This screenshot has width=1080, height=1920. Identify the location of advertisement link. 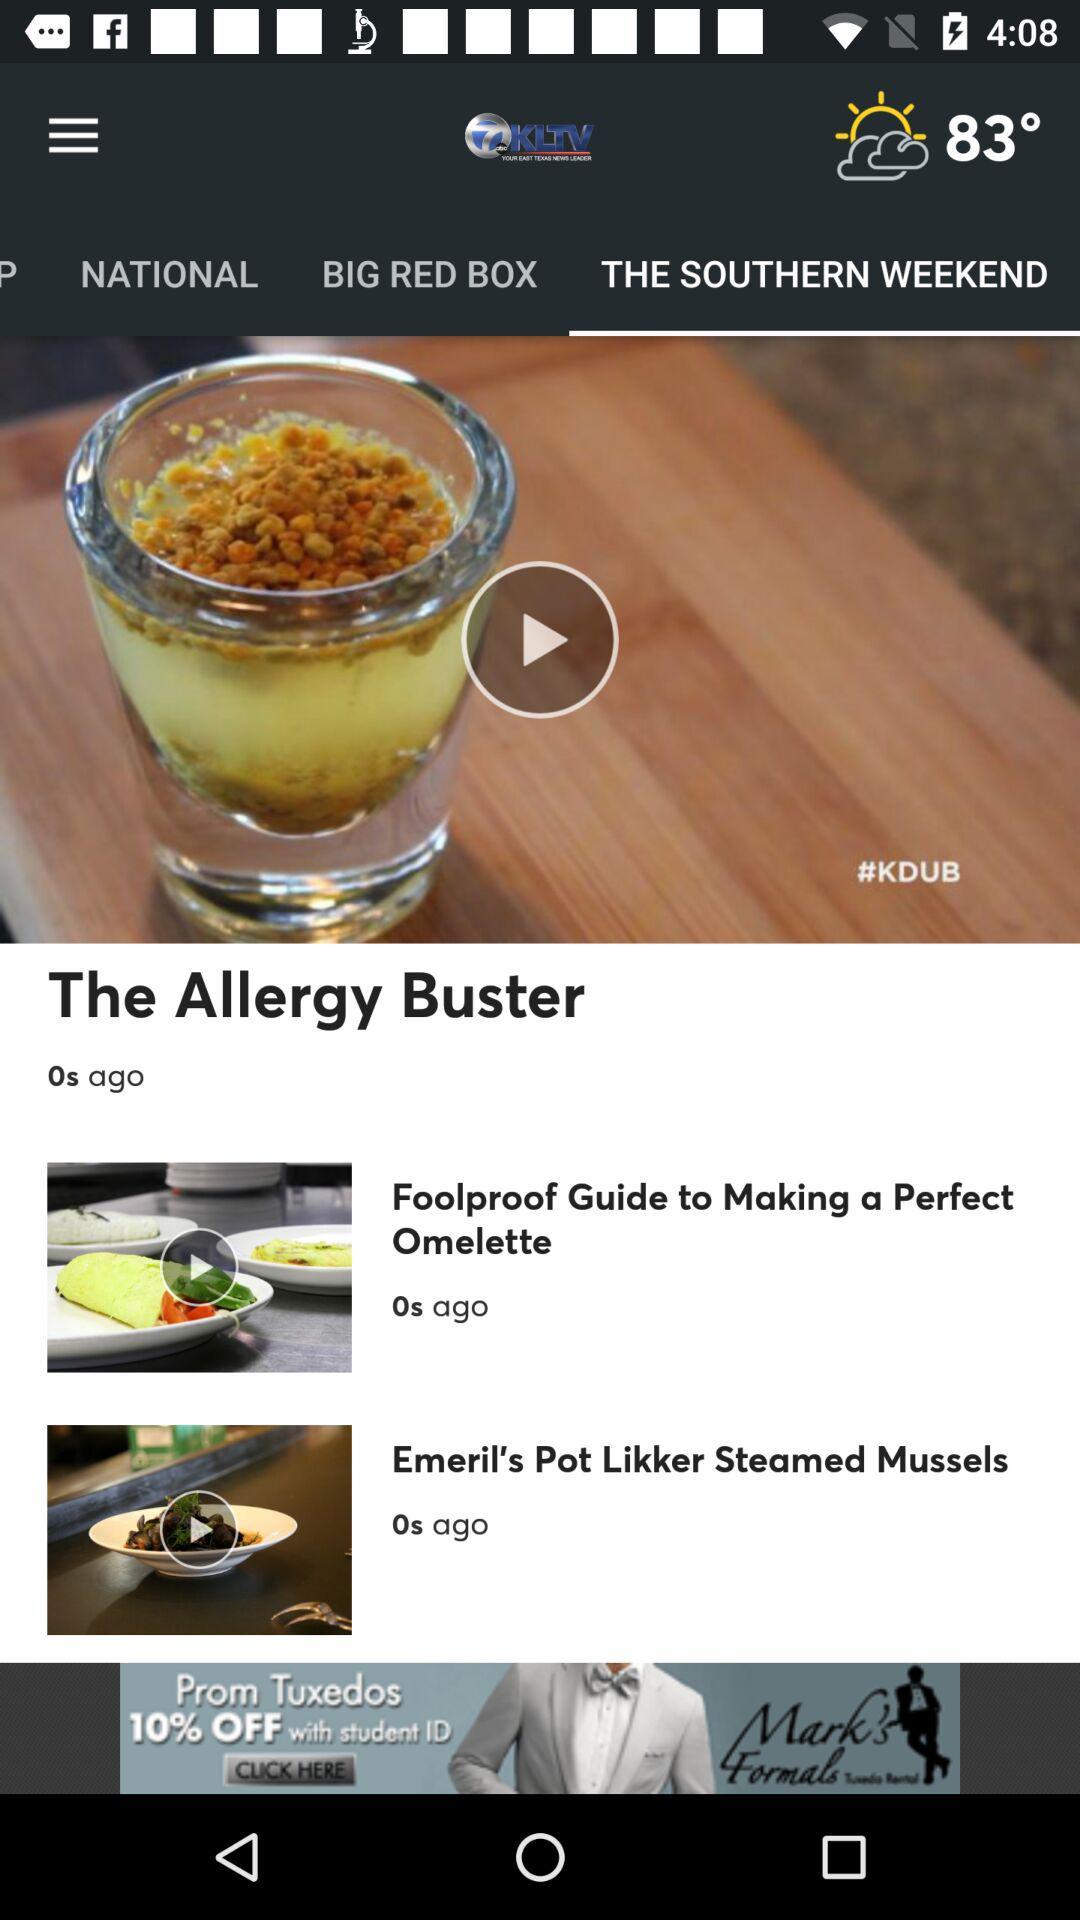
(540, 1727).